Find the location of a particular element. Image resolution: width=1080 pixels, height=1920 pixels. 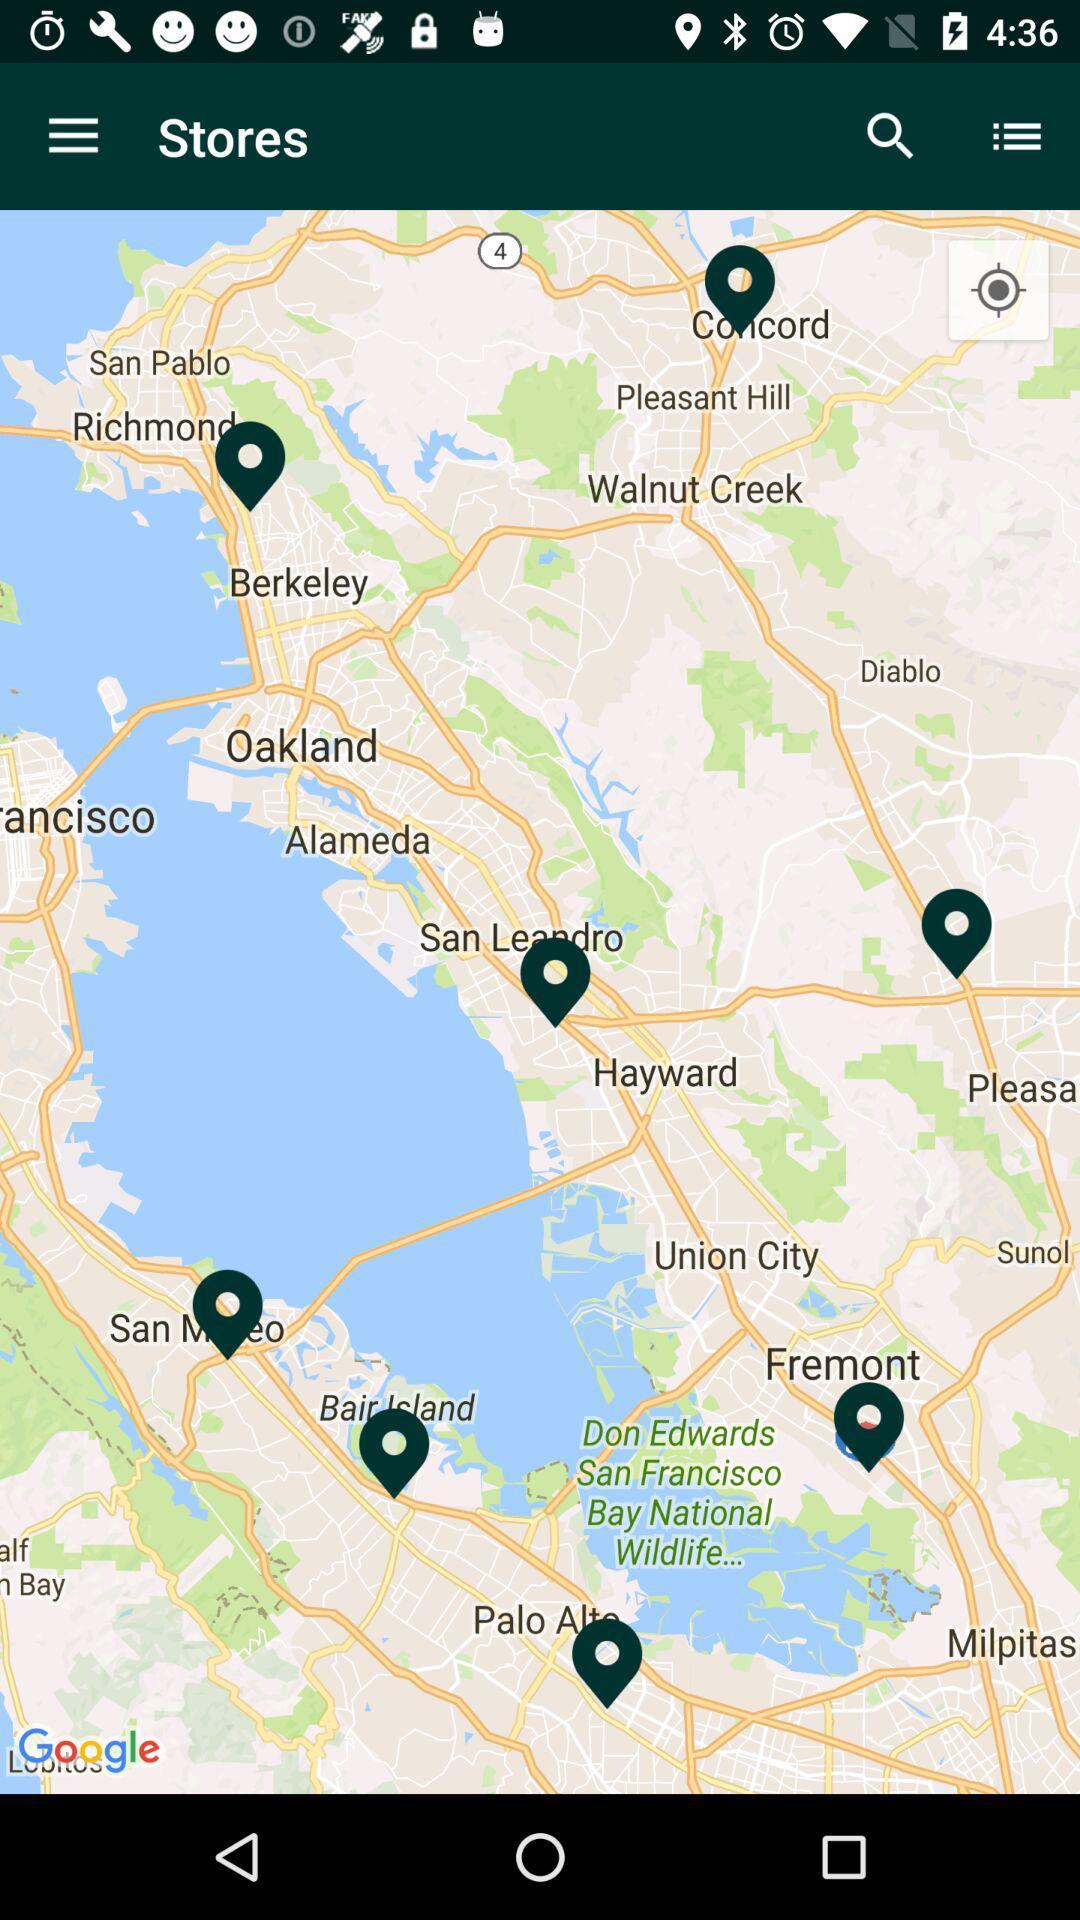

app to the left of stores item is located at coordinates (72, 135).